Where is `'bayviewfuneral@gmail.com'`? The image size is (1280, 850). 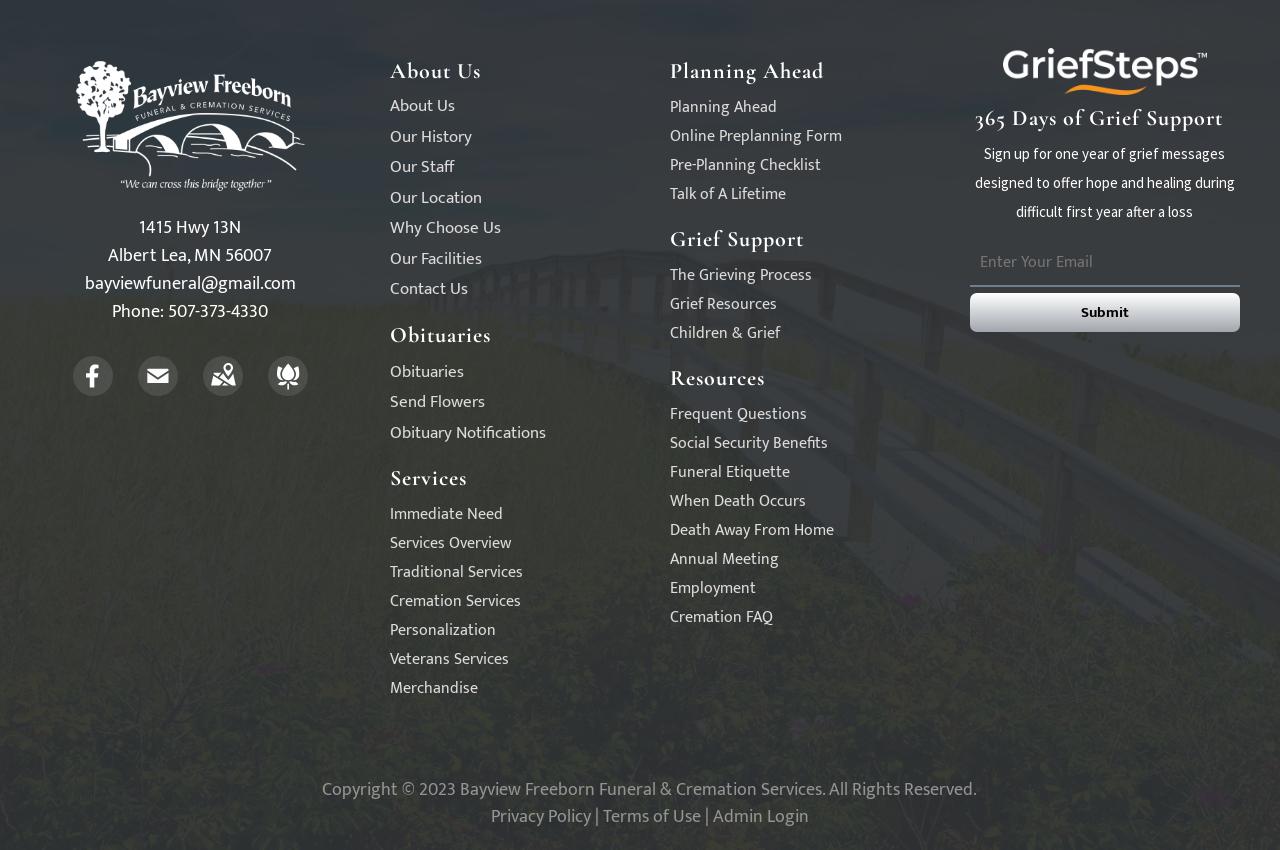 'bayviewfuneral@gmail.com' is located at coordinates (189, 282).